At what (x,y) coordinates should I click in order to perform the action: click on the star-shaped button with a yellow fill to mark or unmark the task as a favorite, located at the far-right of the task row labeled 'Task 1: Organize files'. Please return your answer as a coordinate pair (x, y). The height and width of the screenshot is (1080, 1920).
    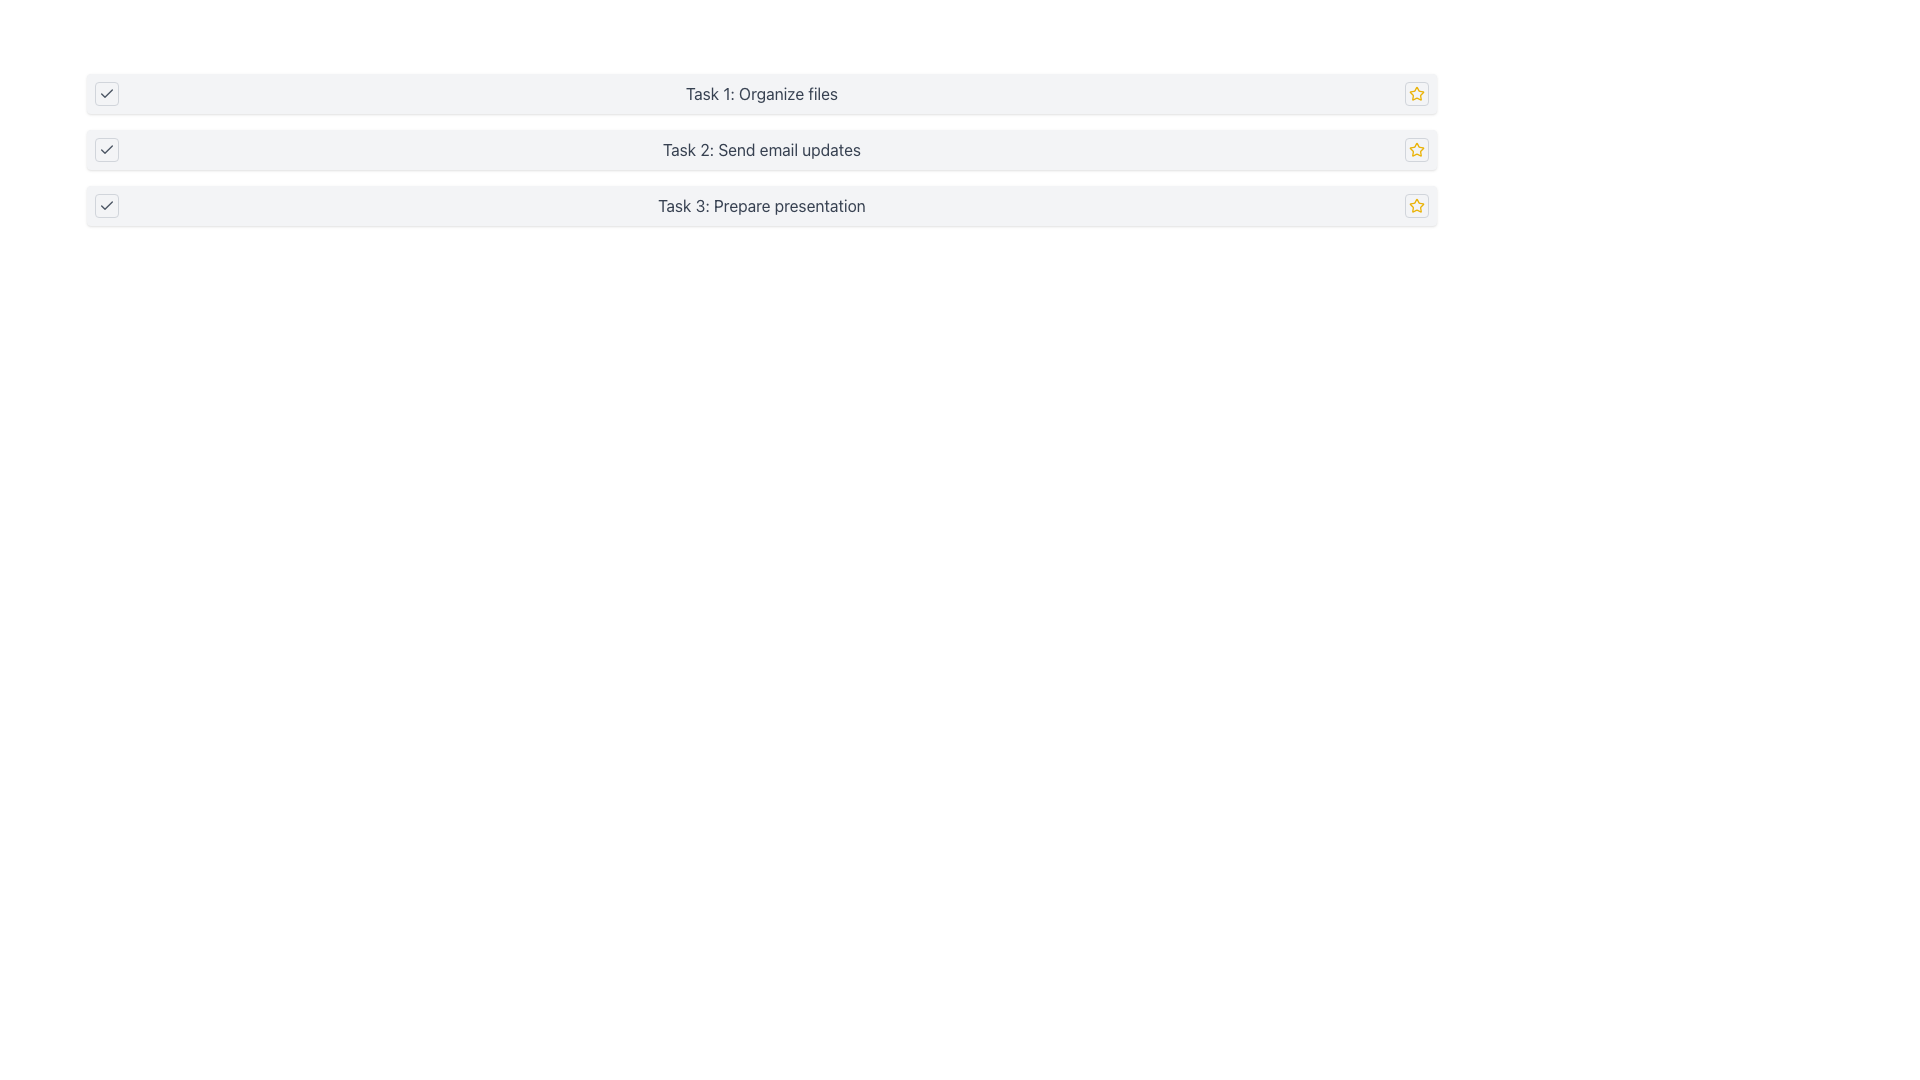
    Looking at the image, I should click on (1415, 93).